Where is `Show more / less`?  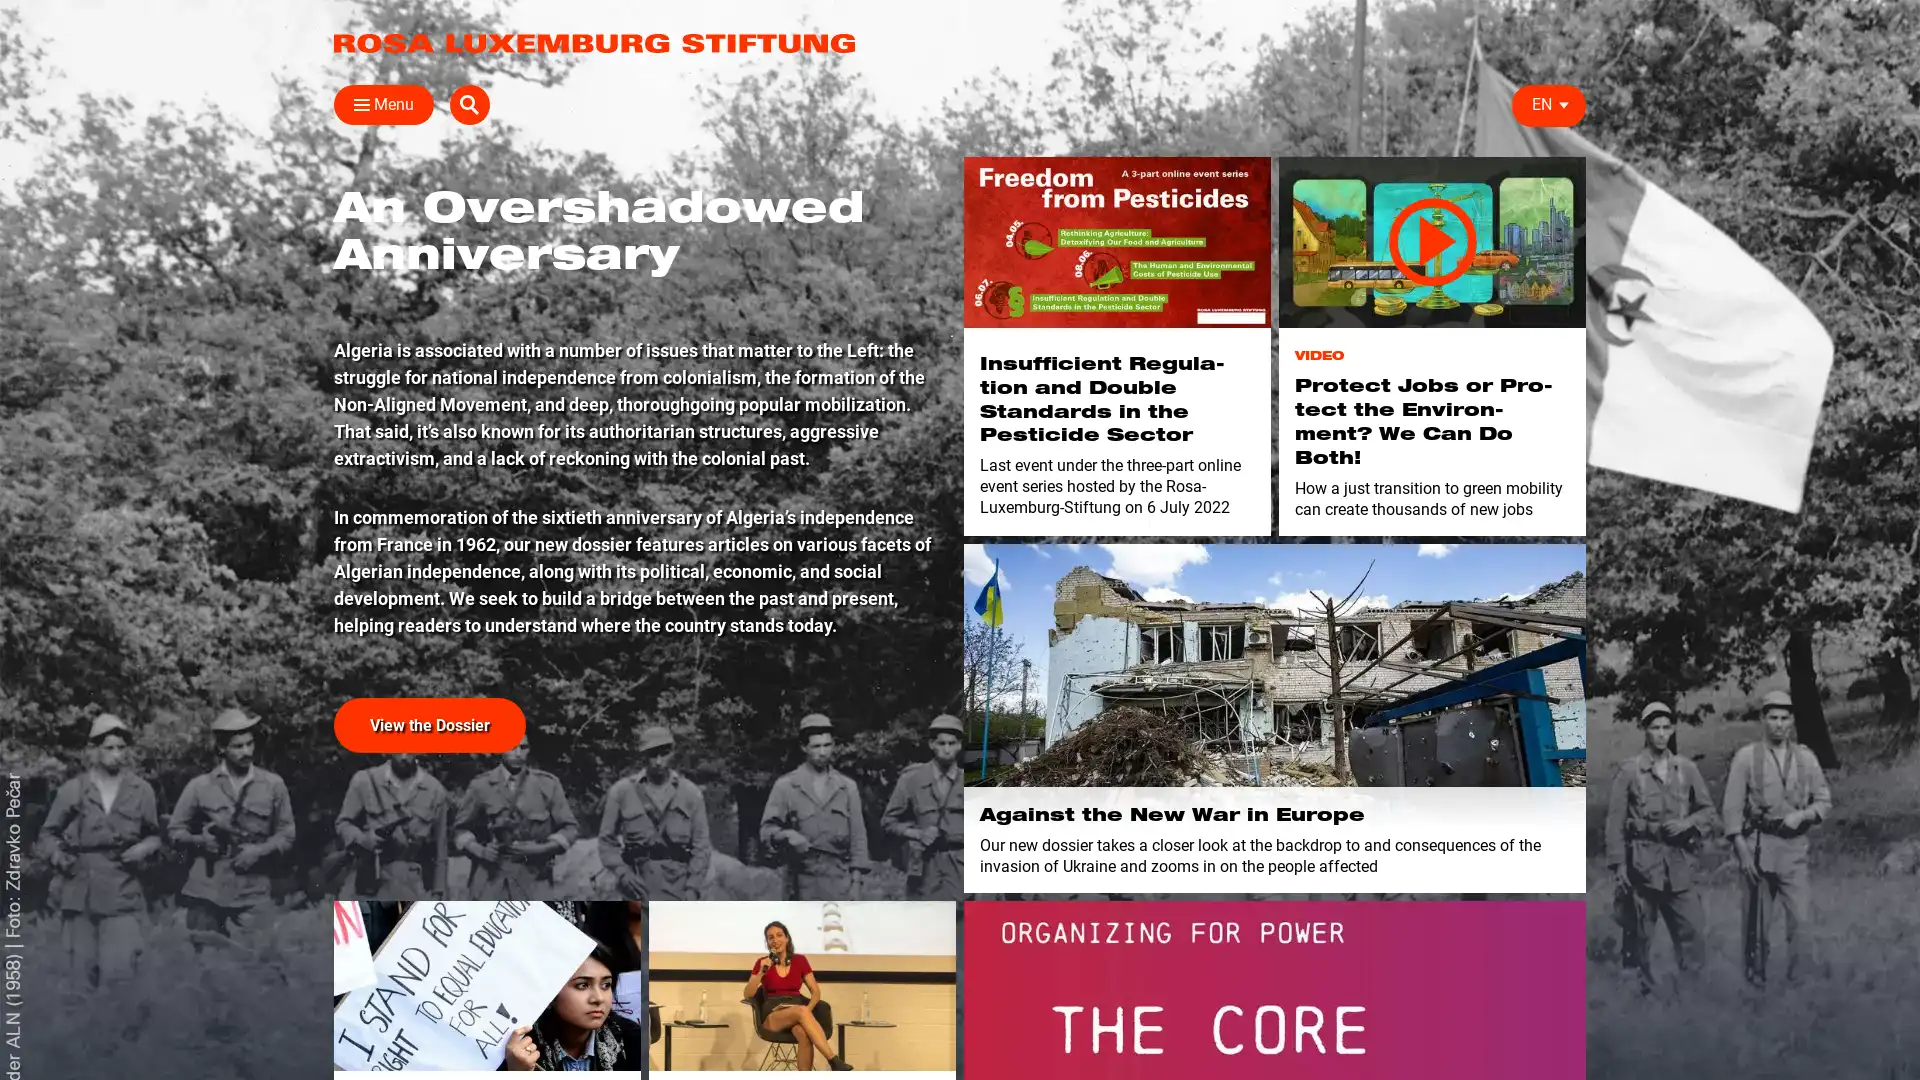
Show more / less is located at coordinates (325, 300).